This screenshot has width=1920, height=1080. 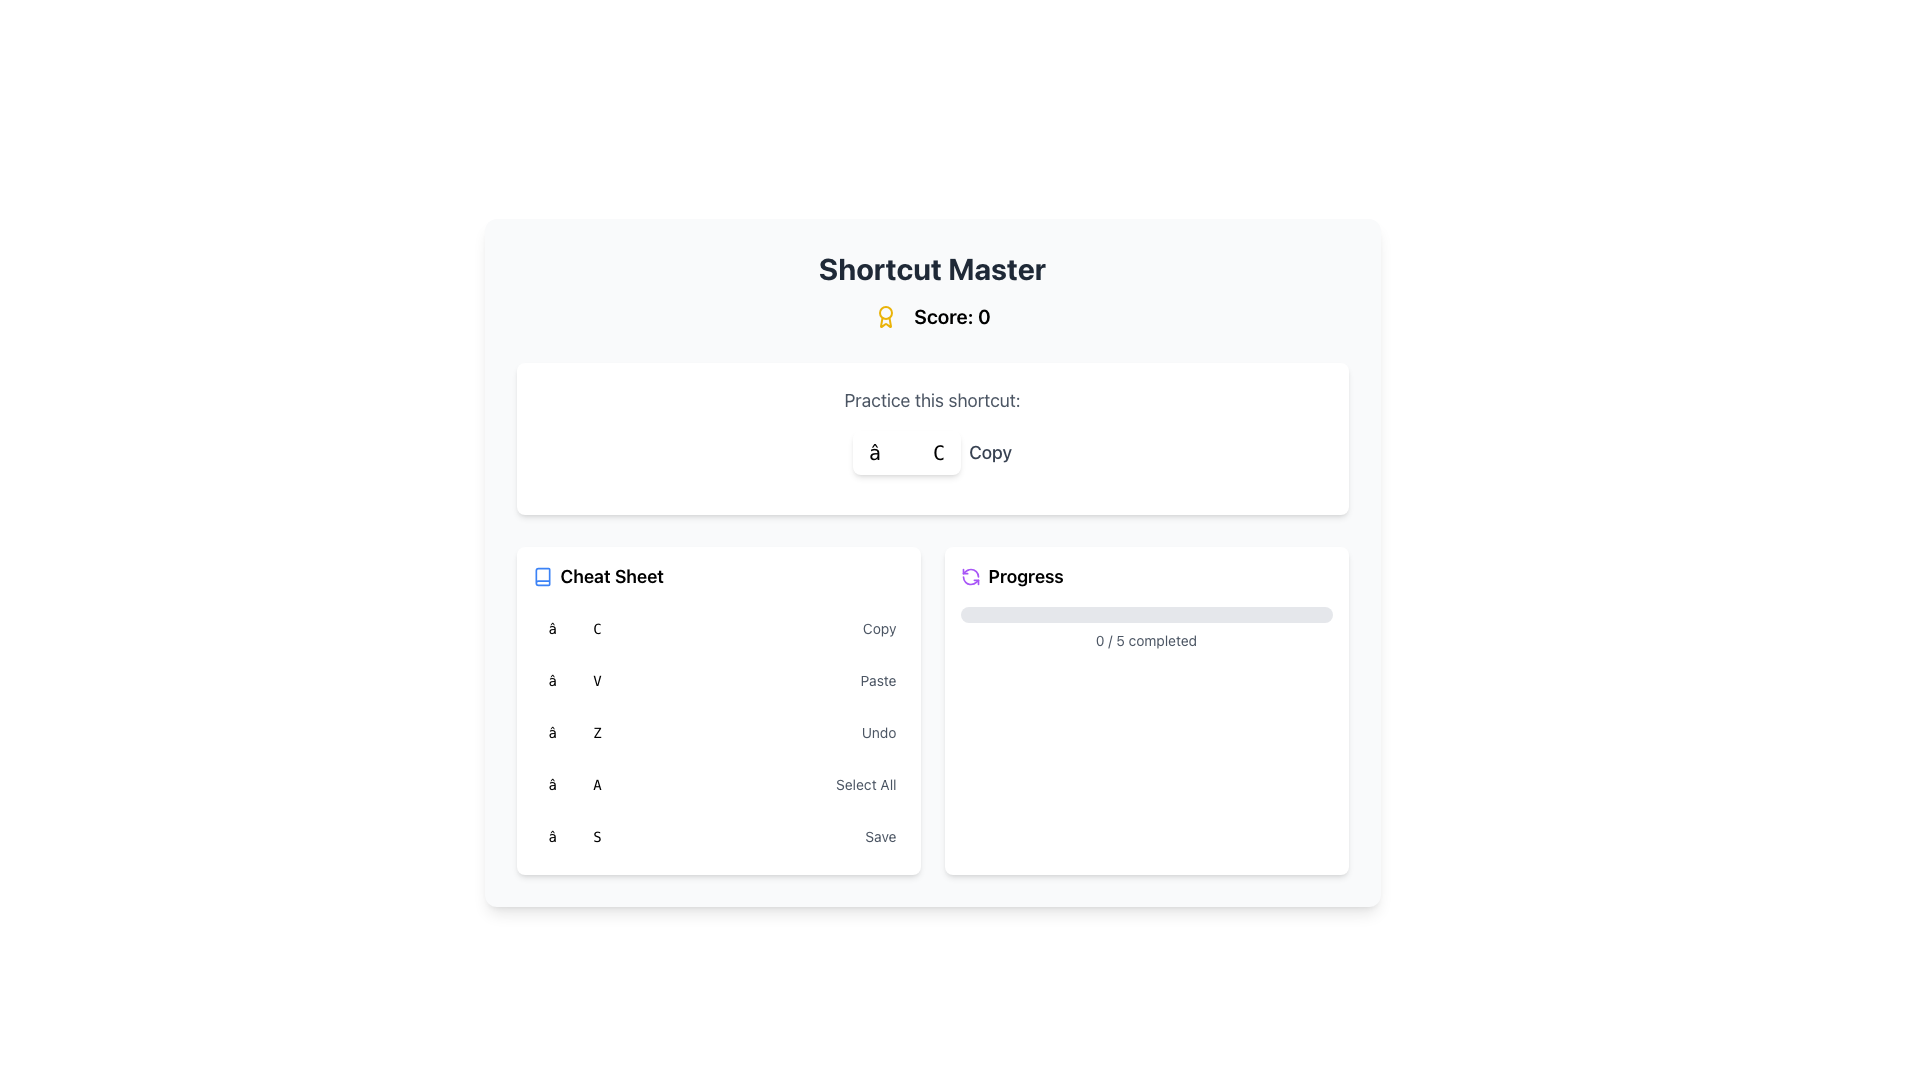 What do you see at coordinates (931, 401) in the screenshot?
I see `the Text label that introduces the functionality or instruction for the shortcut keys displayed below, located in the upper center part of the interface` at bounding box center [931, 401].